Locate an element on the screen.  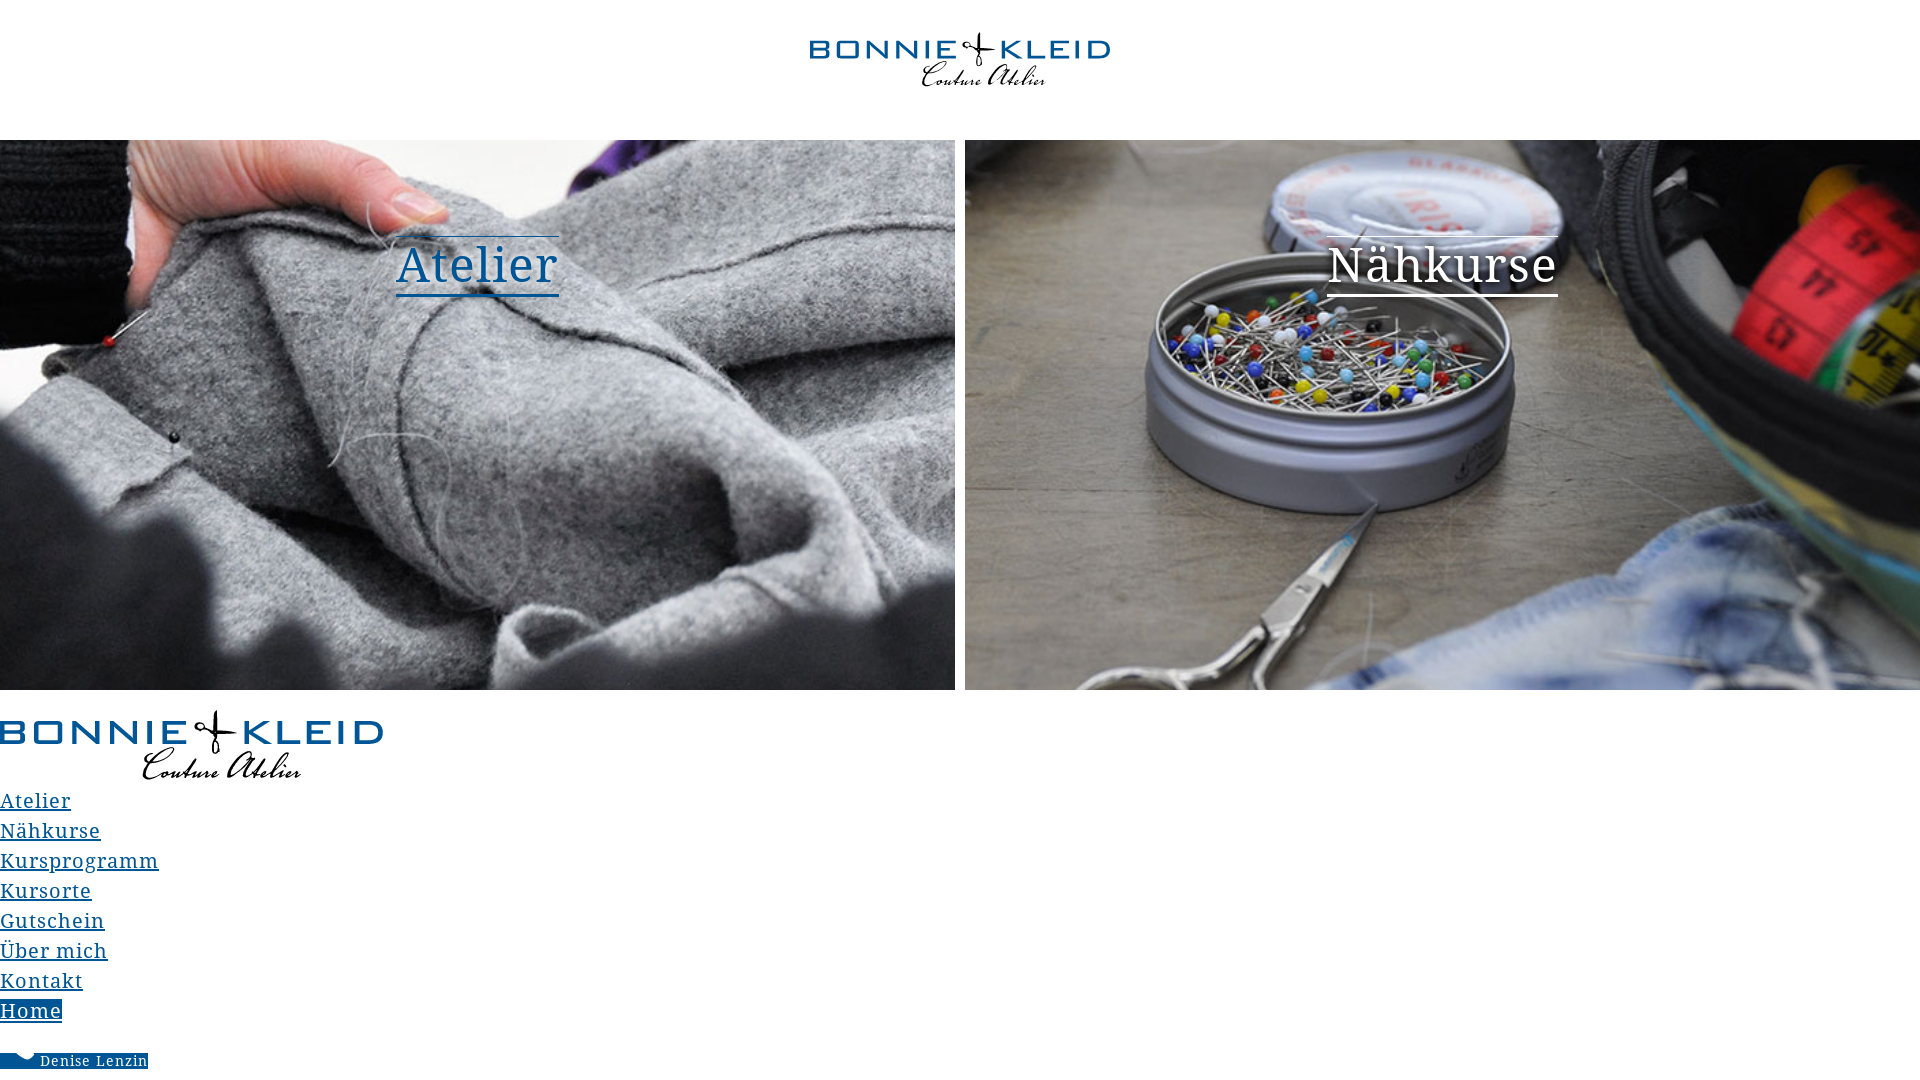
'Kontakt' is located at coordinates (41, 979).